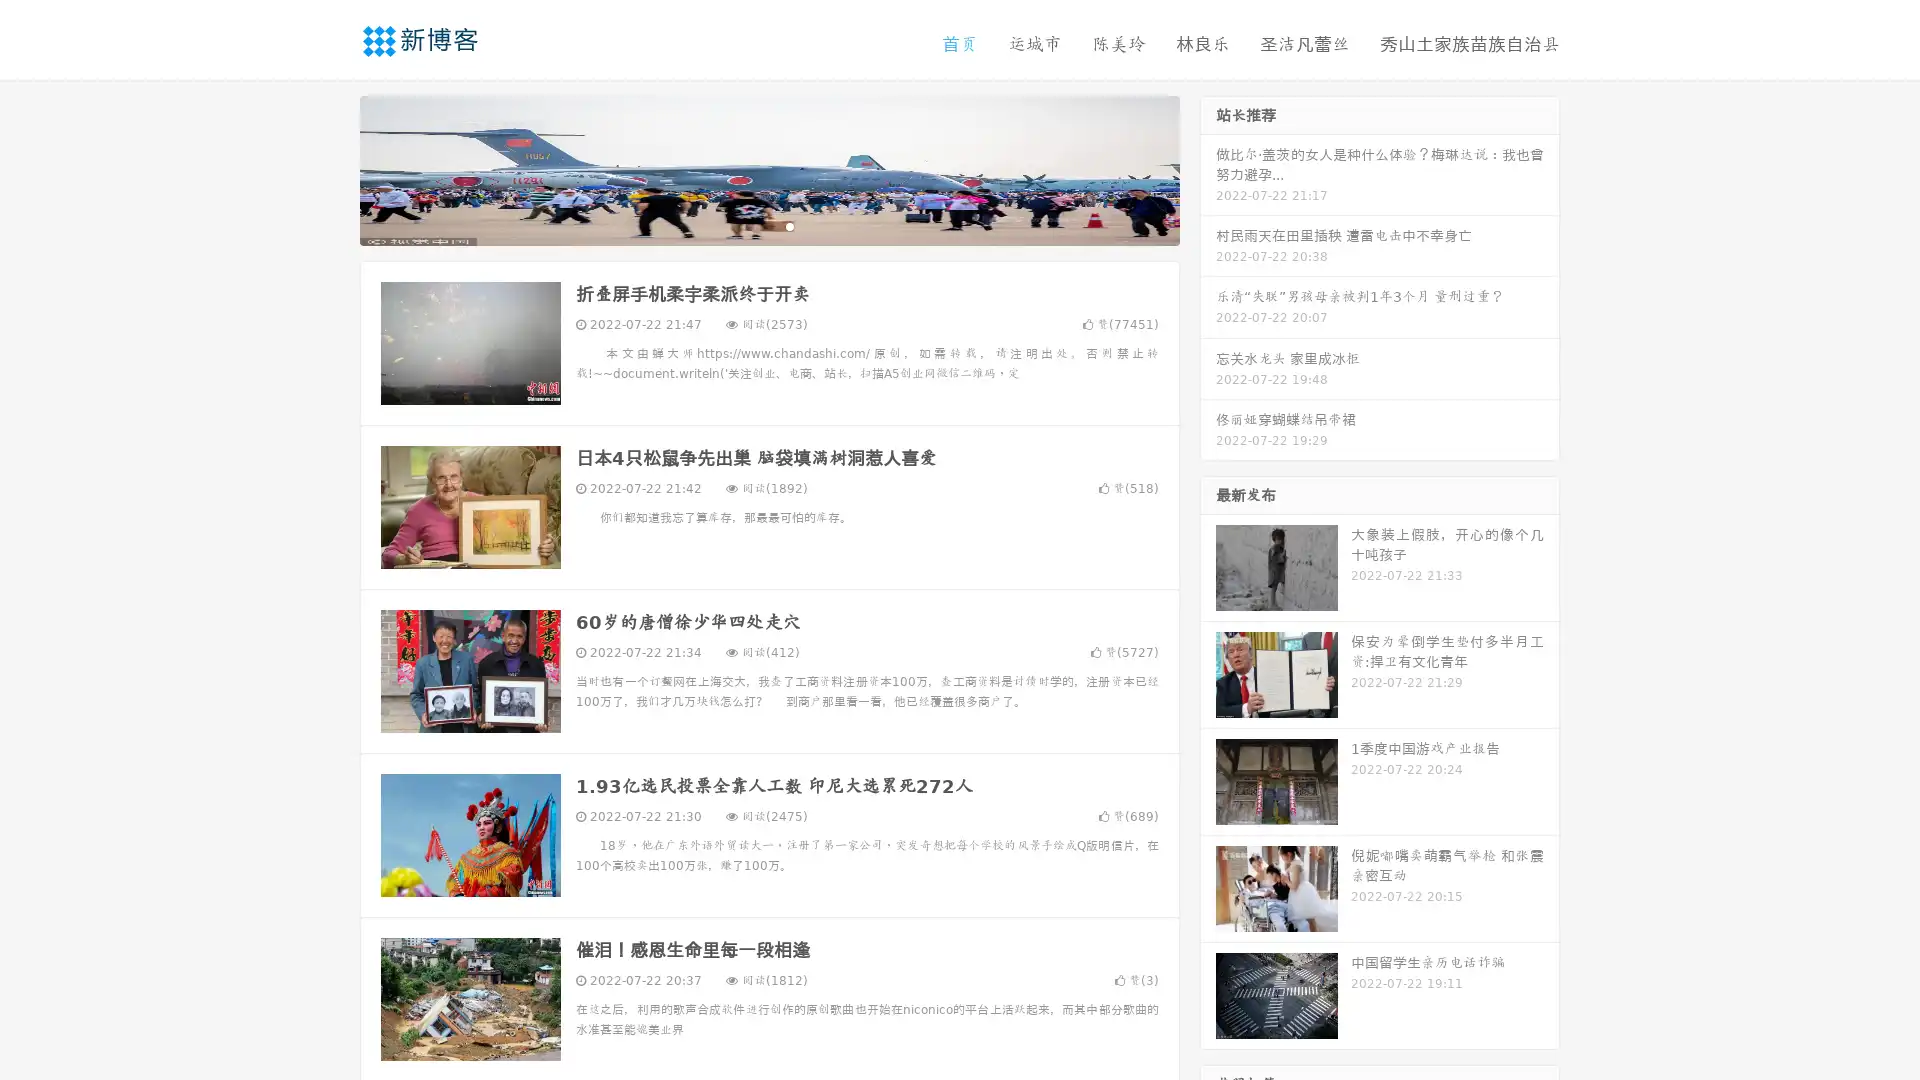 The height and width of the screenshot is (1080, 1920). What do you see at coordinates (789, 225) in the screenshot?
I see `Go to slide 3` at bounding box center [789, 225].